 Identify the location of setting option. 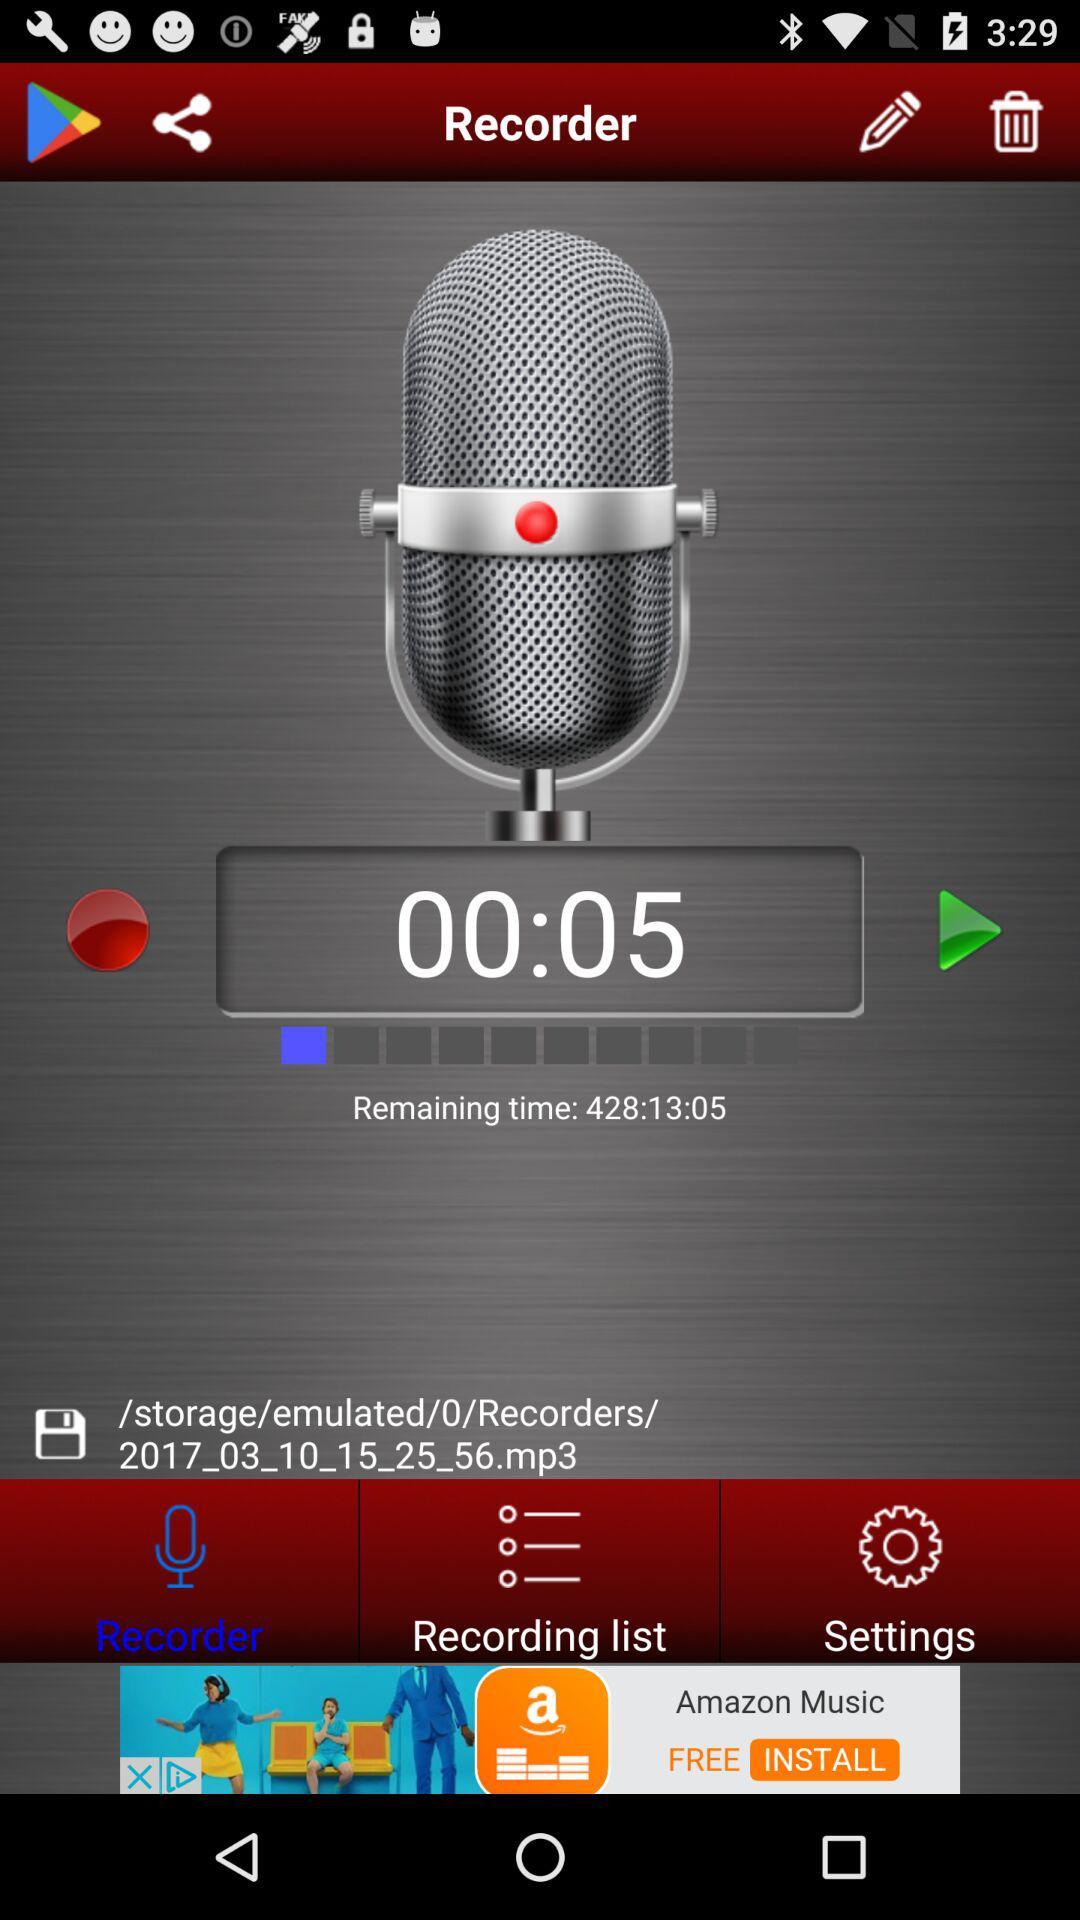
(900, 1569).